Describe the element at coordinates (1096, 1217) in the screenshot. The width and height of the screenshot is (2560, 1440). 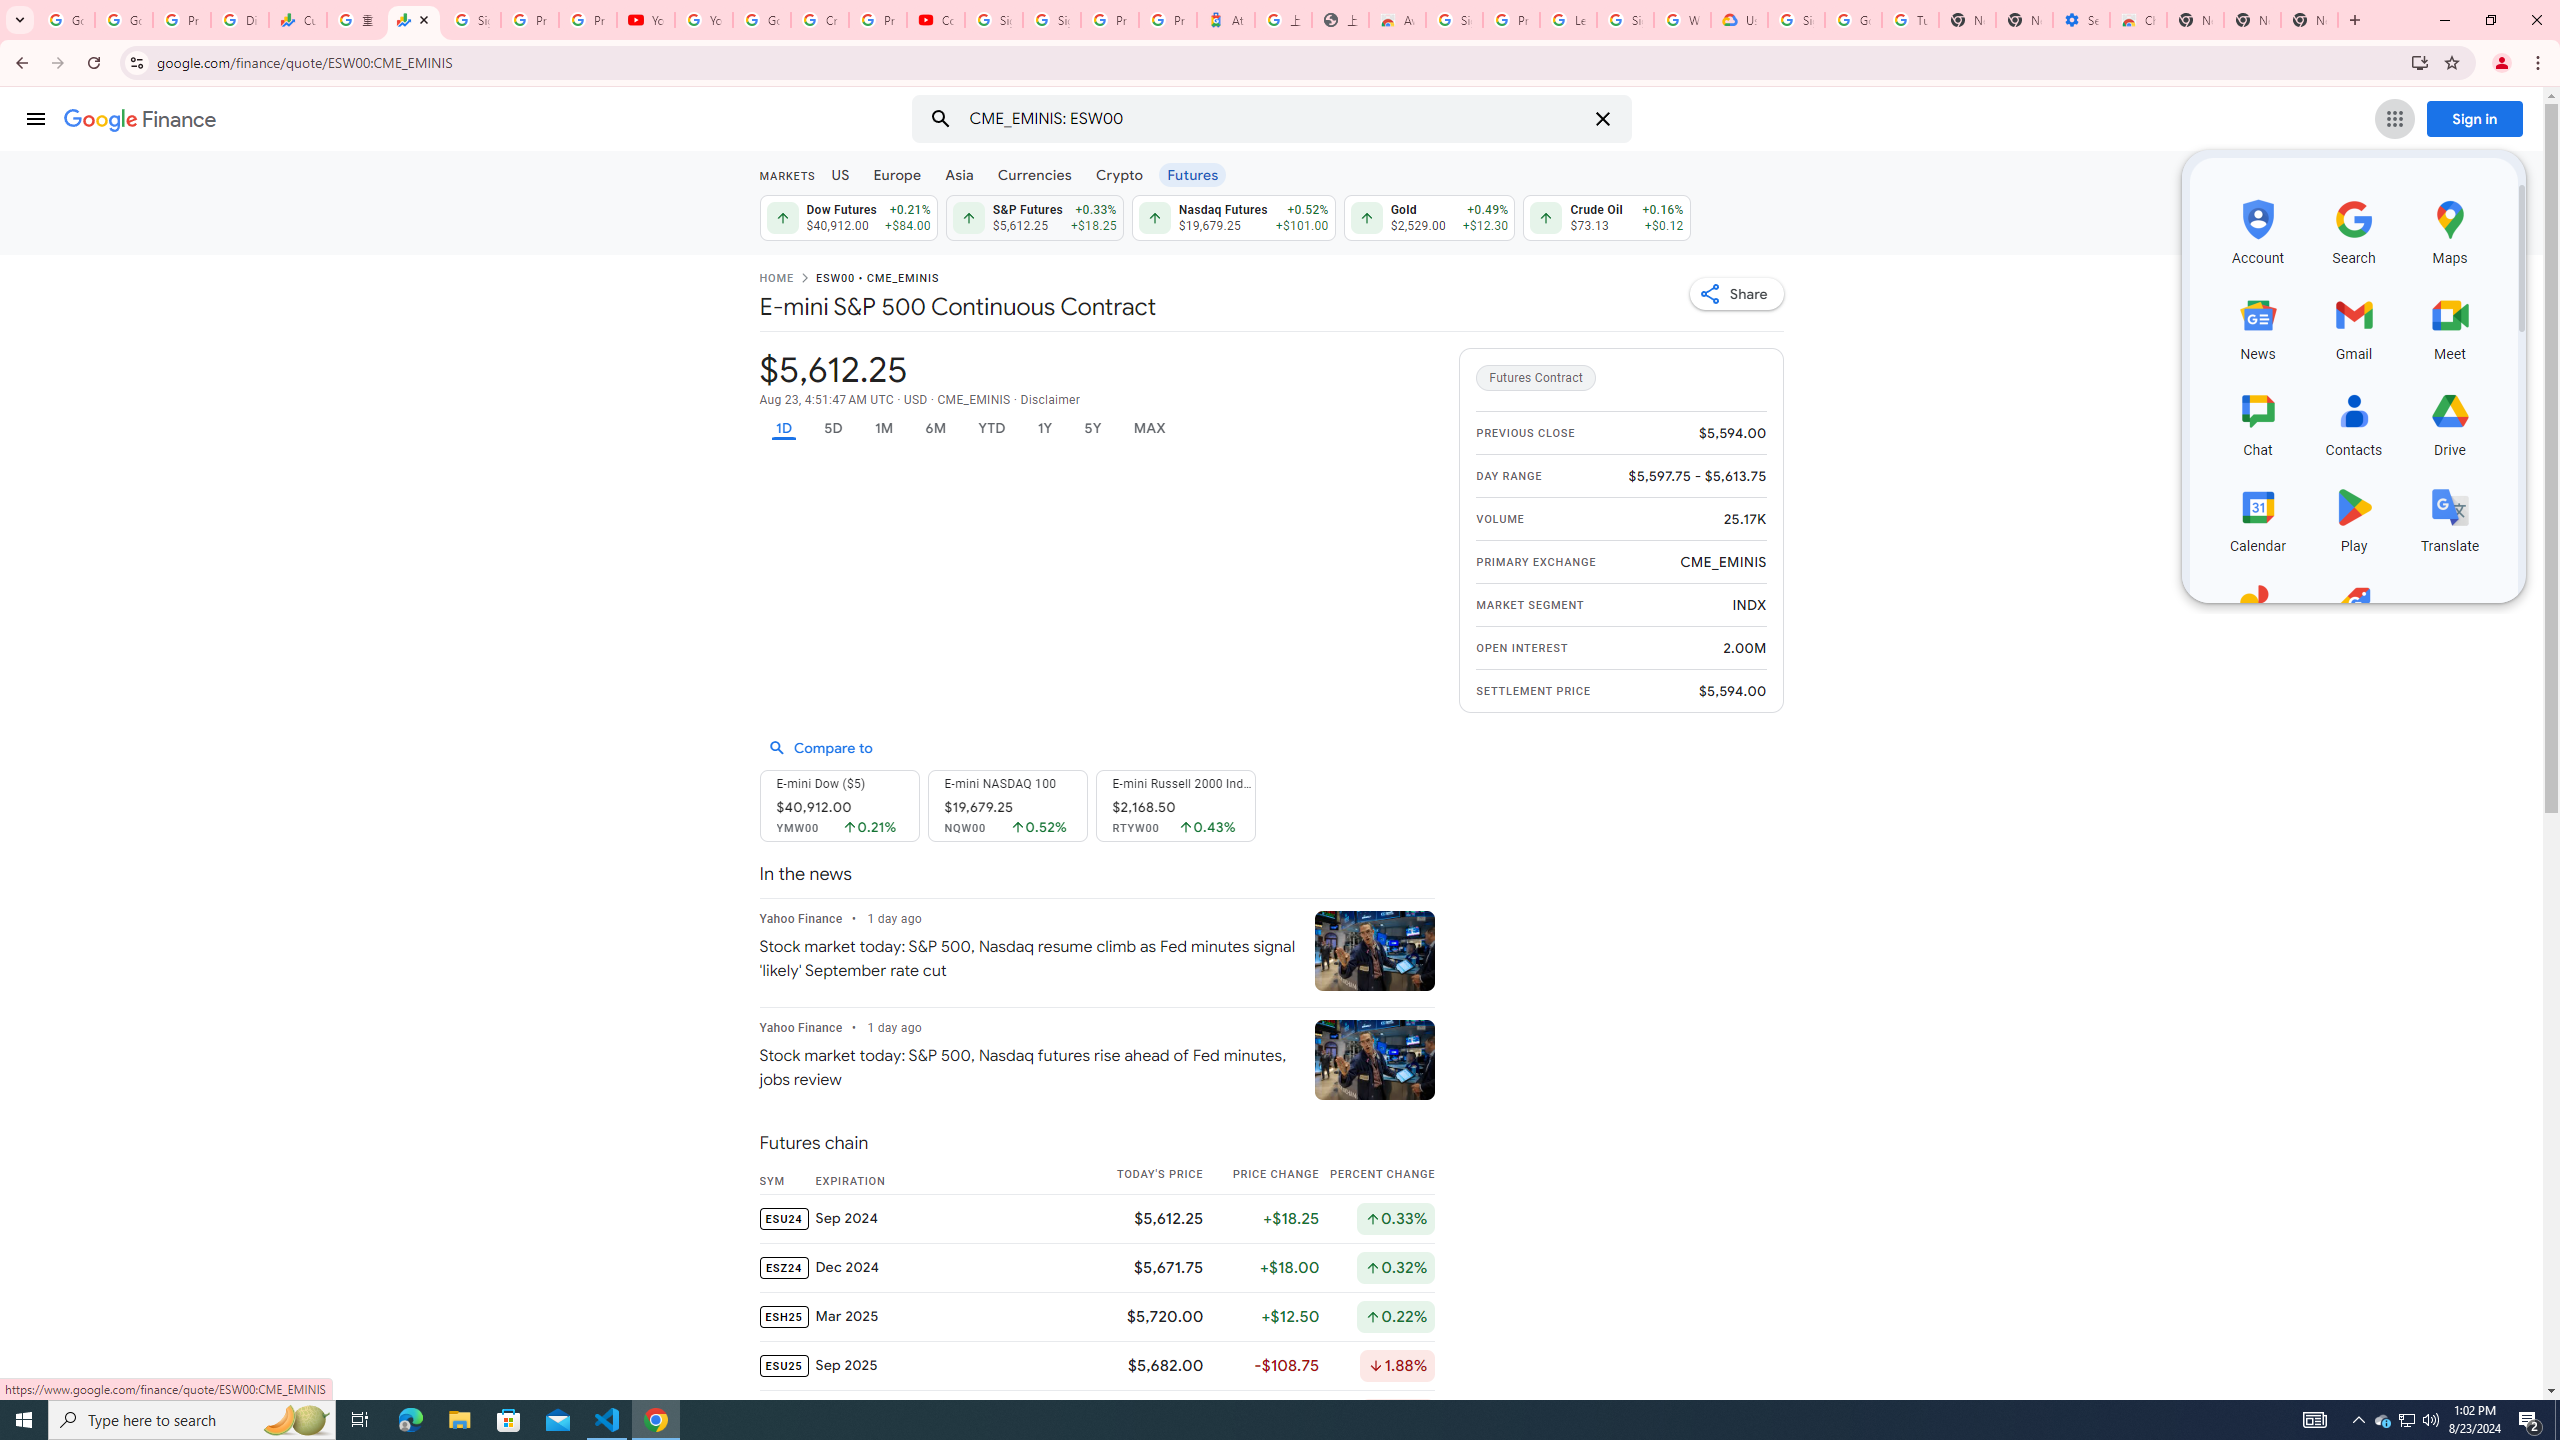
I see `'ESU24 Sep 2024 $5,612.25 +$18.25 Up by 0.33%'` at that location.